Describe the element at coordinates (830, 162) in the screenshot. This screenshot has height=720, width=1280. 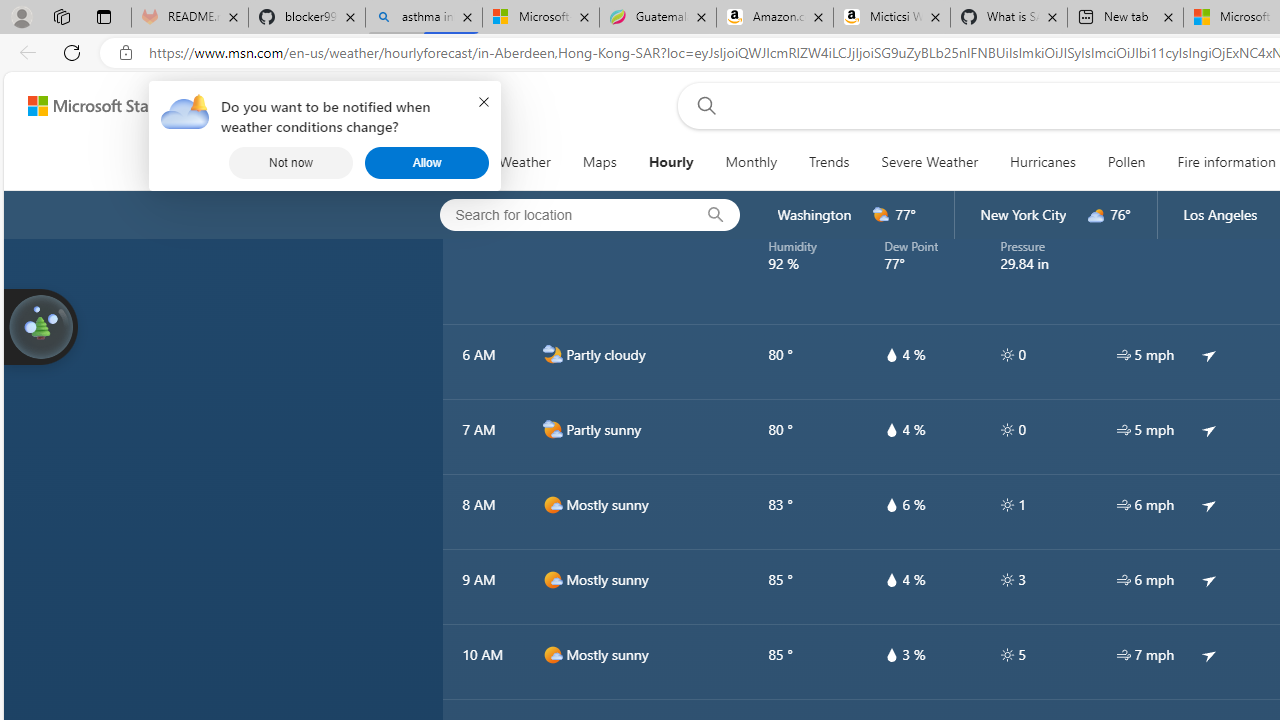
I see `'Trends'` at that location.